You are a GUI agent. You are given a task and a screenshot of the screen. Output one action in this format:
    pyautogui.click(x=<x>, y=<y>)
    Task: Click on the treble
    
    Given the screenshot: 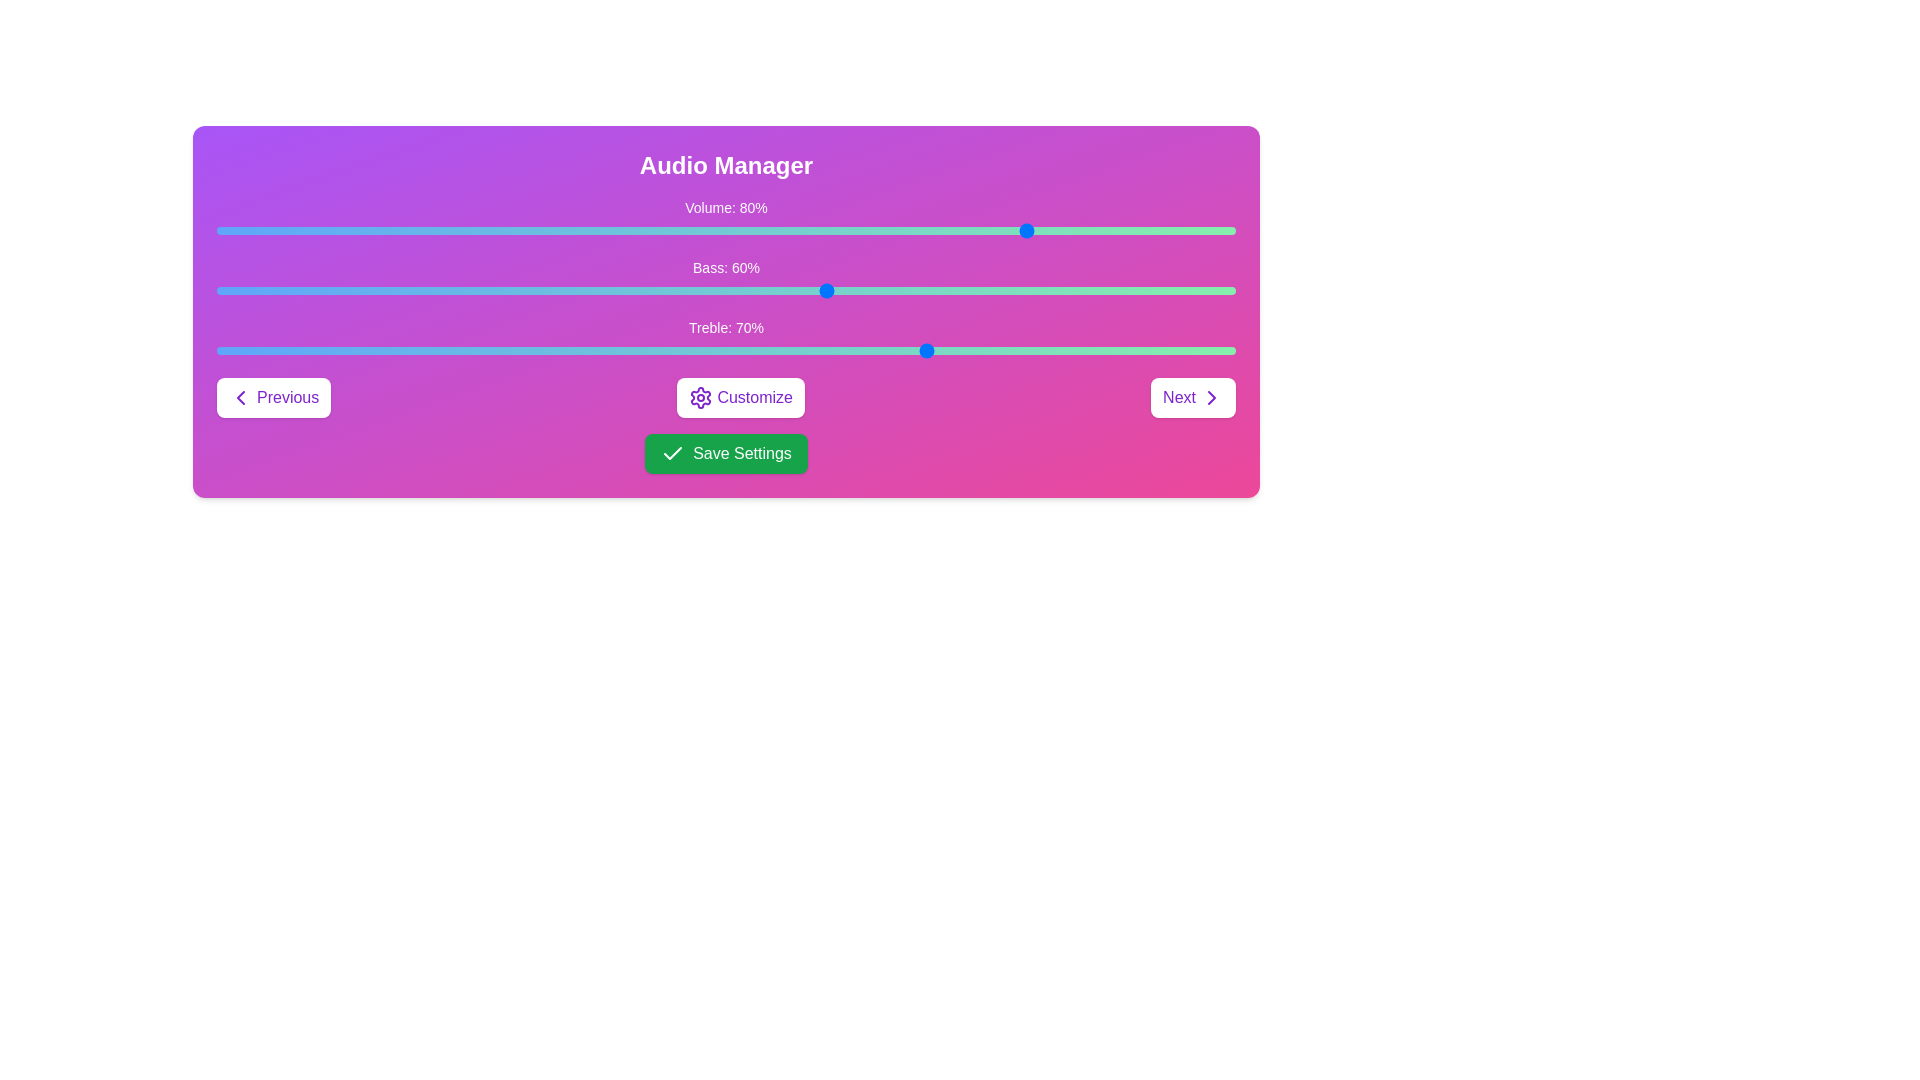 What is the action you would take?
    pyautogui.click(x=532, y=350)
    